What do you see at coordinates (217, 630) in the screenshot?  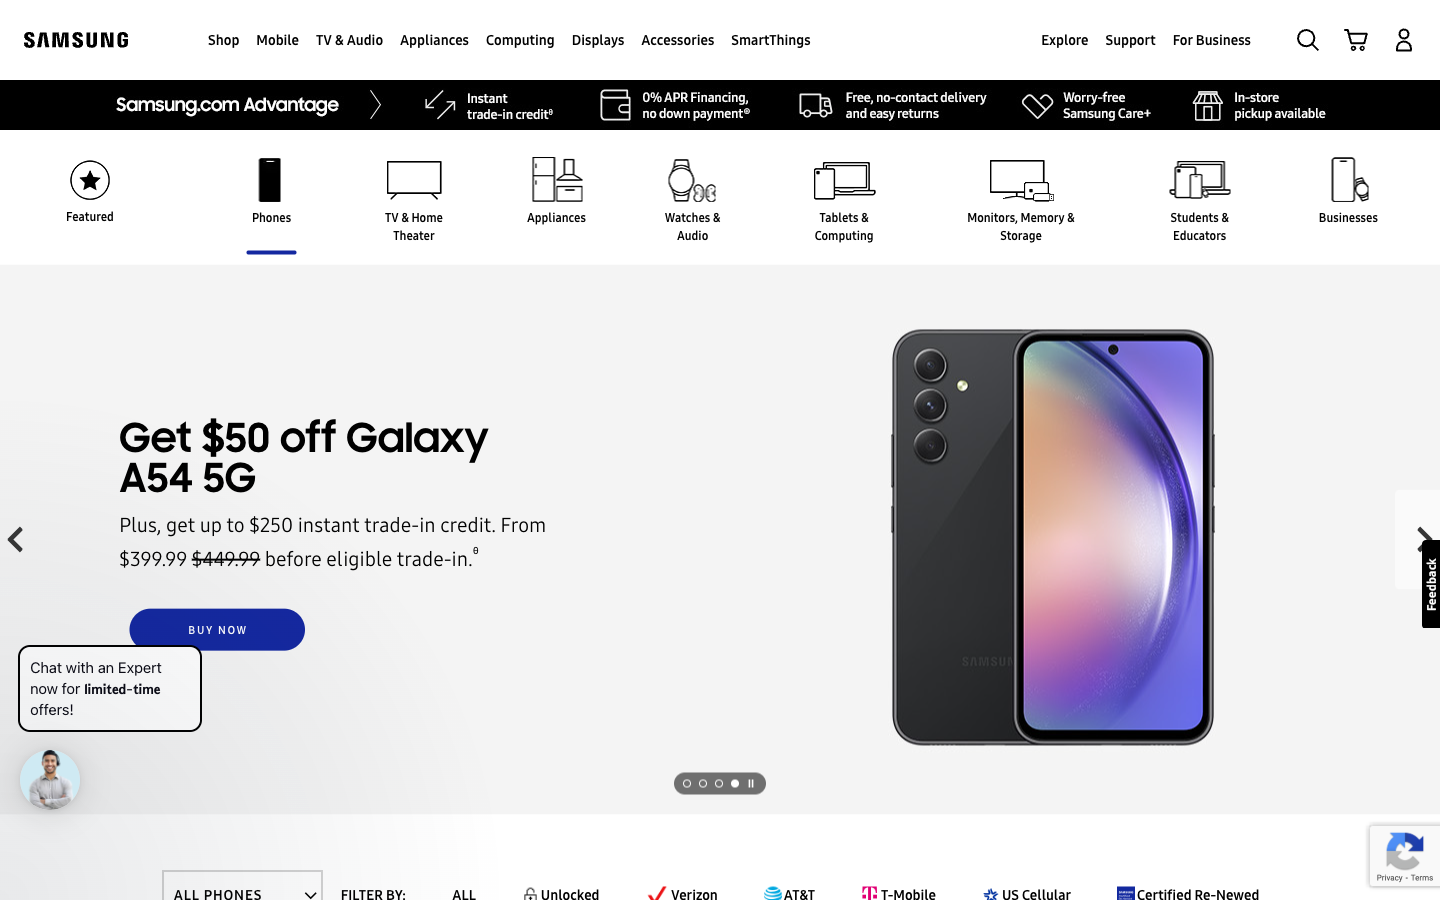 I see `the page to buy the Galaxy A54 5G` at bounding box center [217, 630].